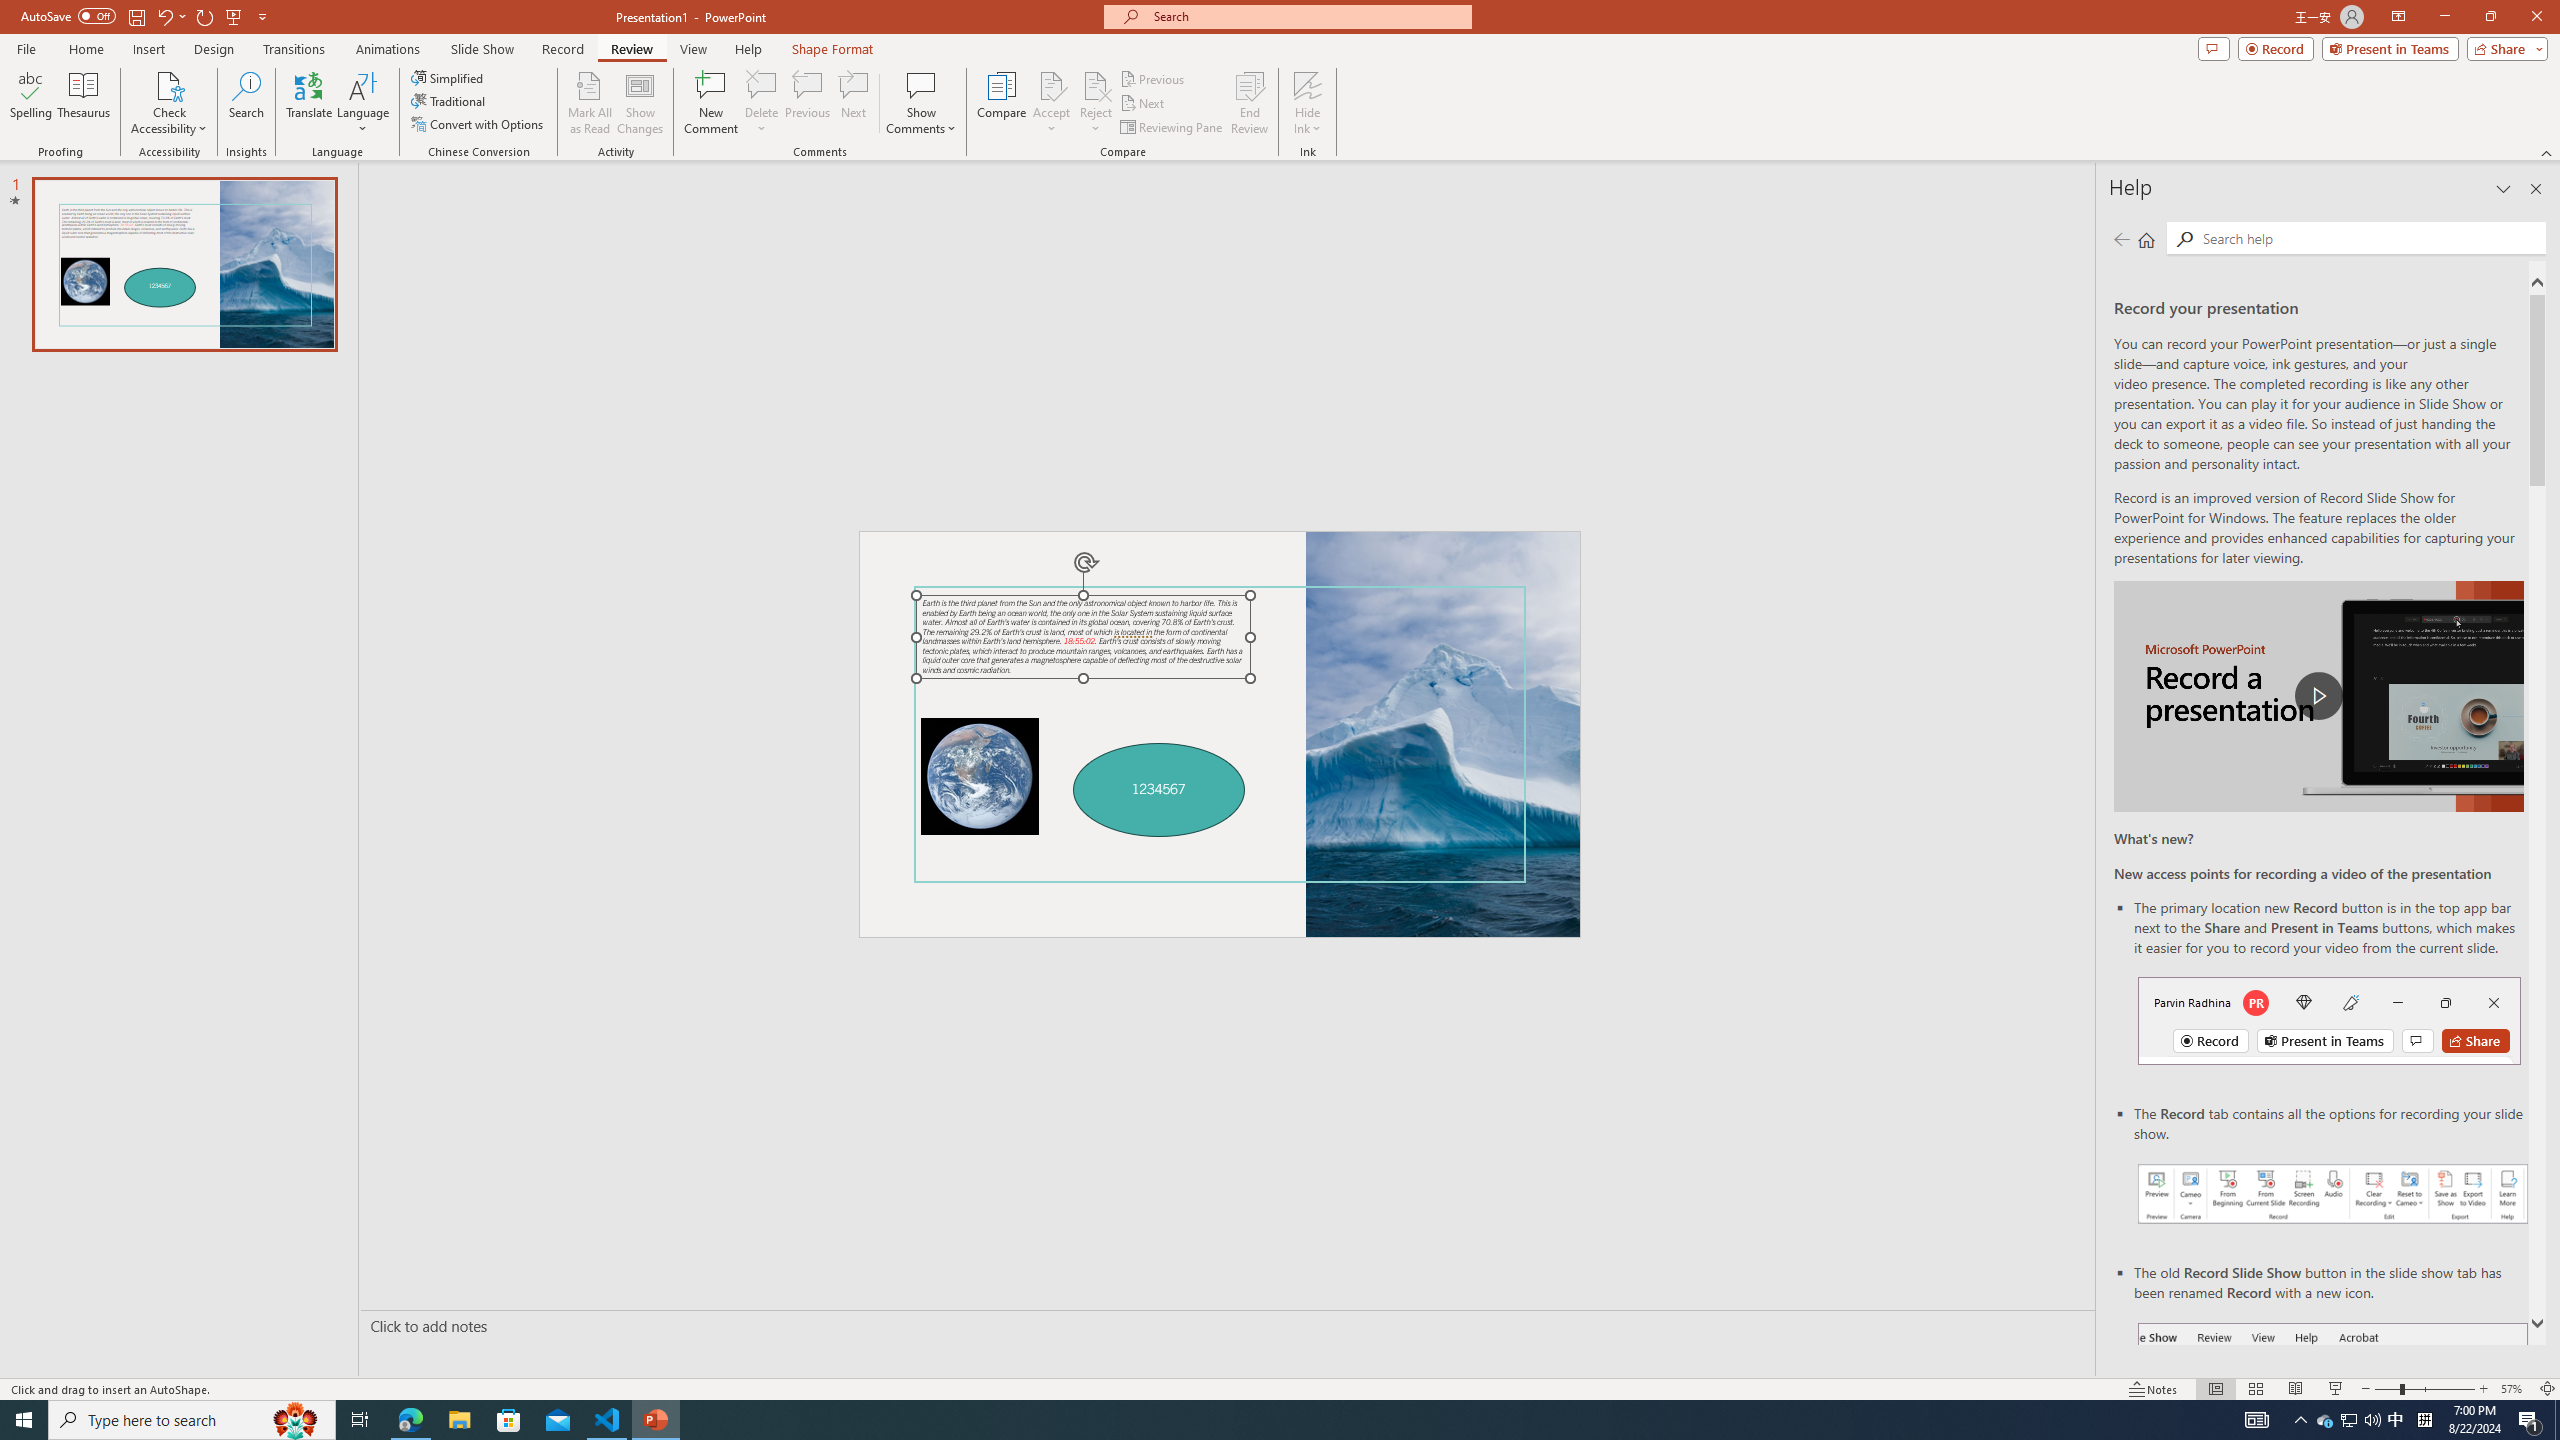 The width and height of the screenshot is (2560, 1440). I want to click on 'Convert with Options...', so click(477, 122).